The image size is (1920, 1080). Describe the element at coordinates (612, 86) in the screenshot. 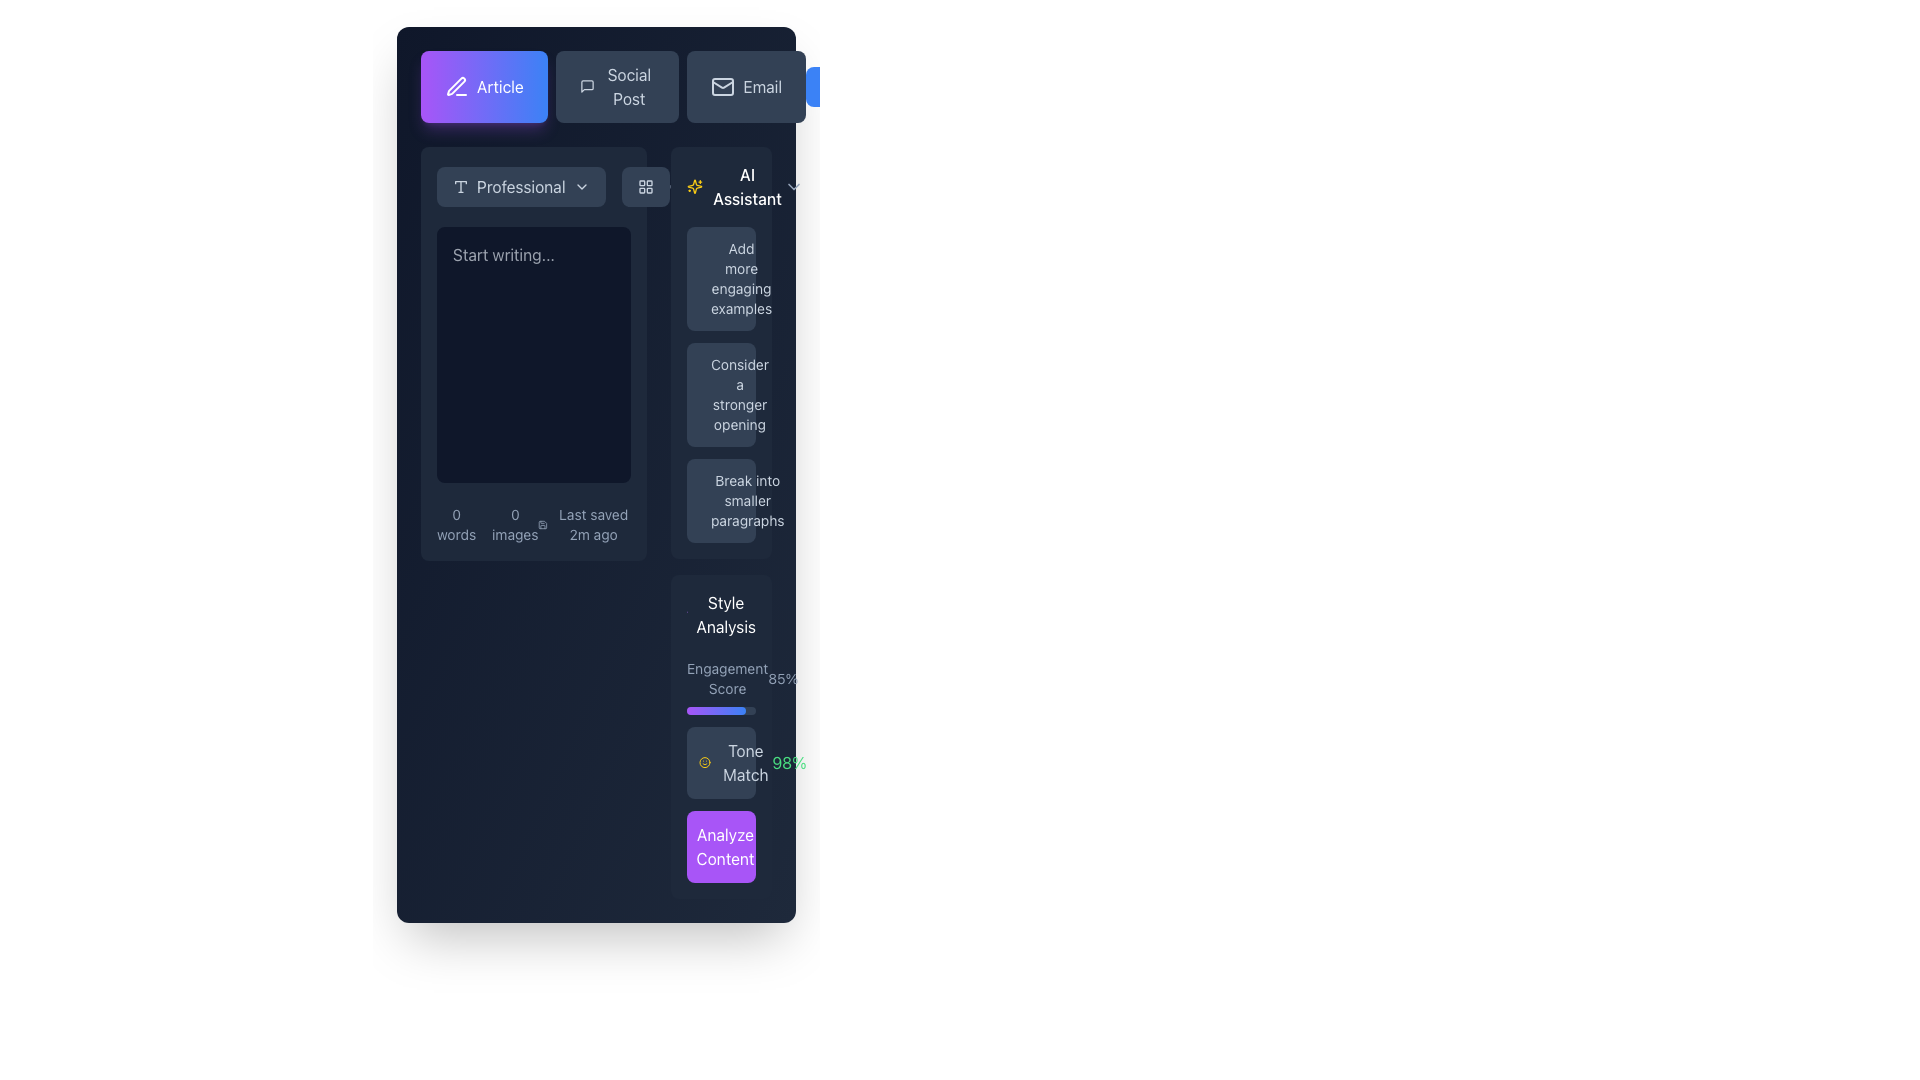

I see `the 'Social Post' button located between the 'Article' button on the left and the 'Email' button on the right to observe any hover effects` at that location.